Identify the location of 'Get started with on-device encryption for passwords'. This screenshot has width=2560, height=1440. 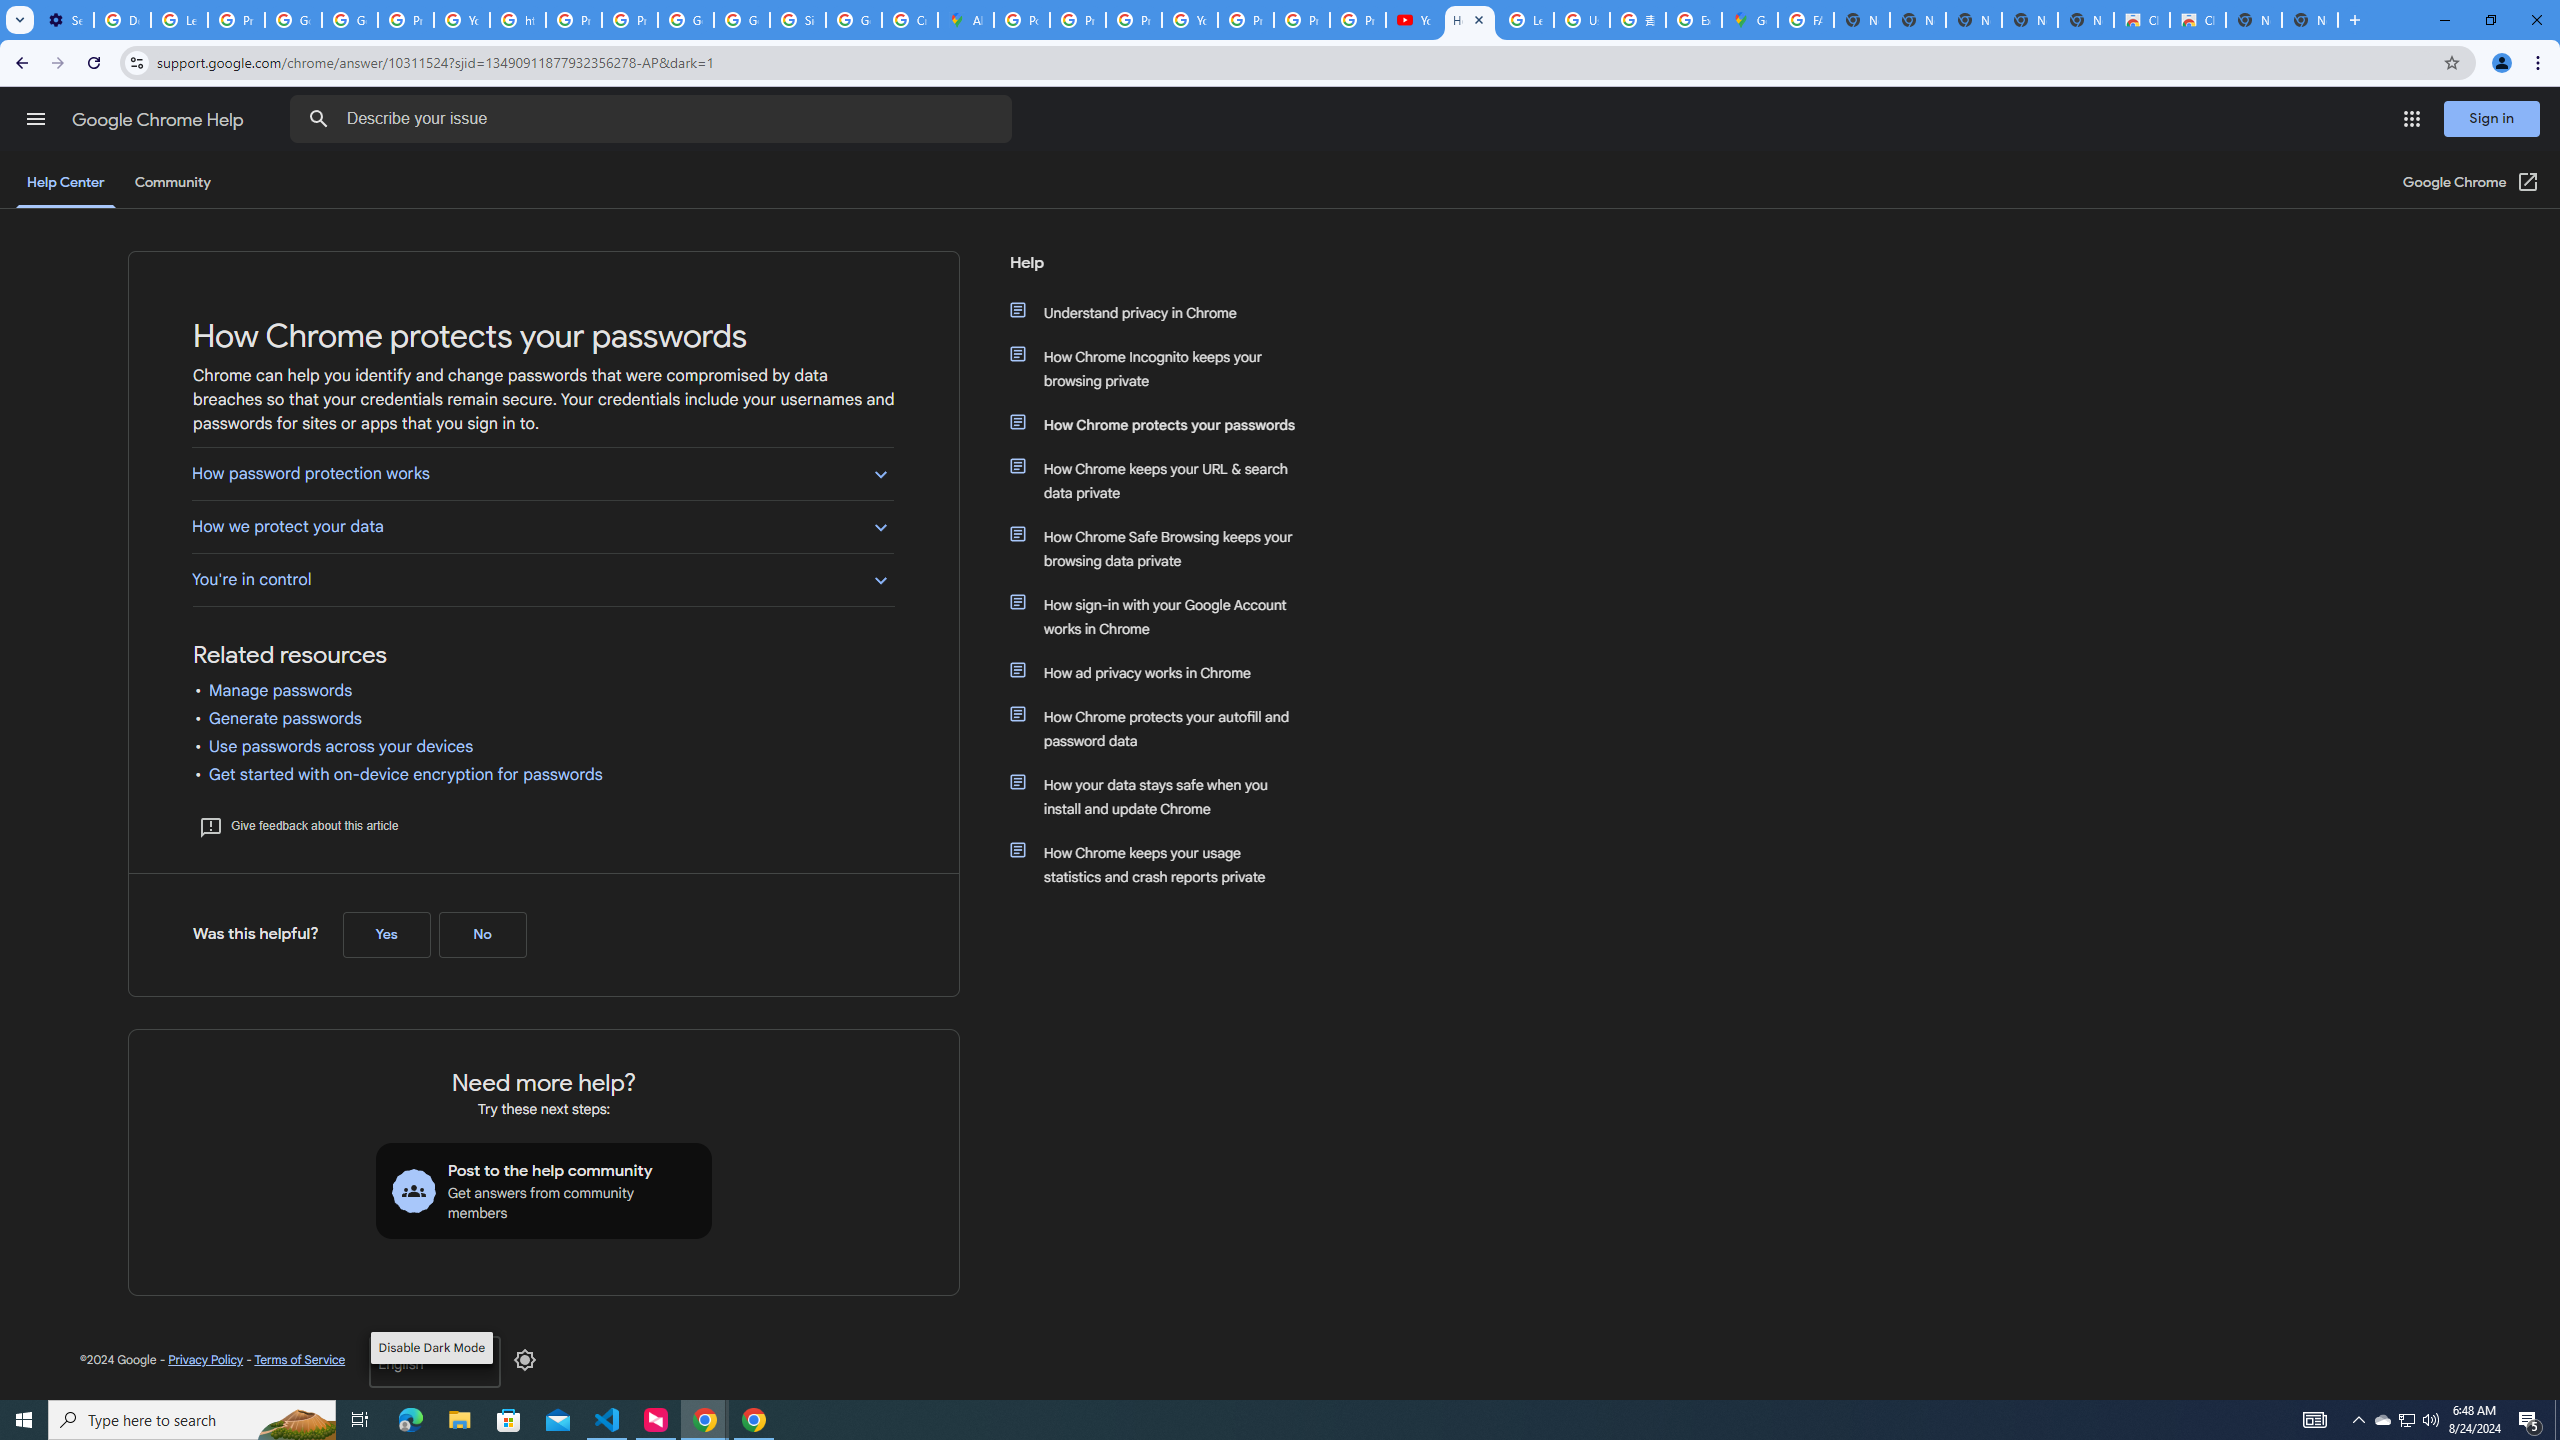
(407, 773).